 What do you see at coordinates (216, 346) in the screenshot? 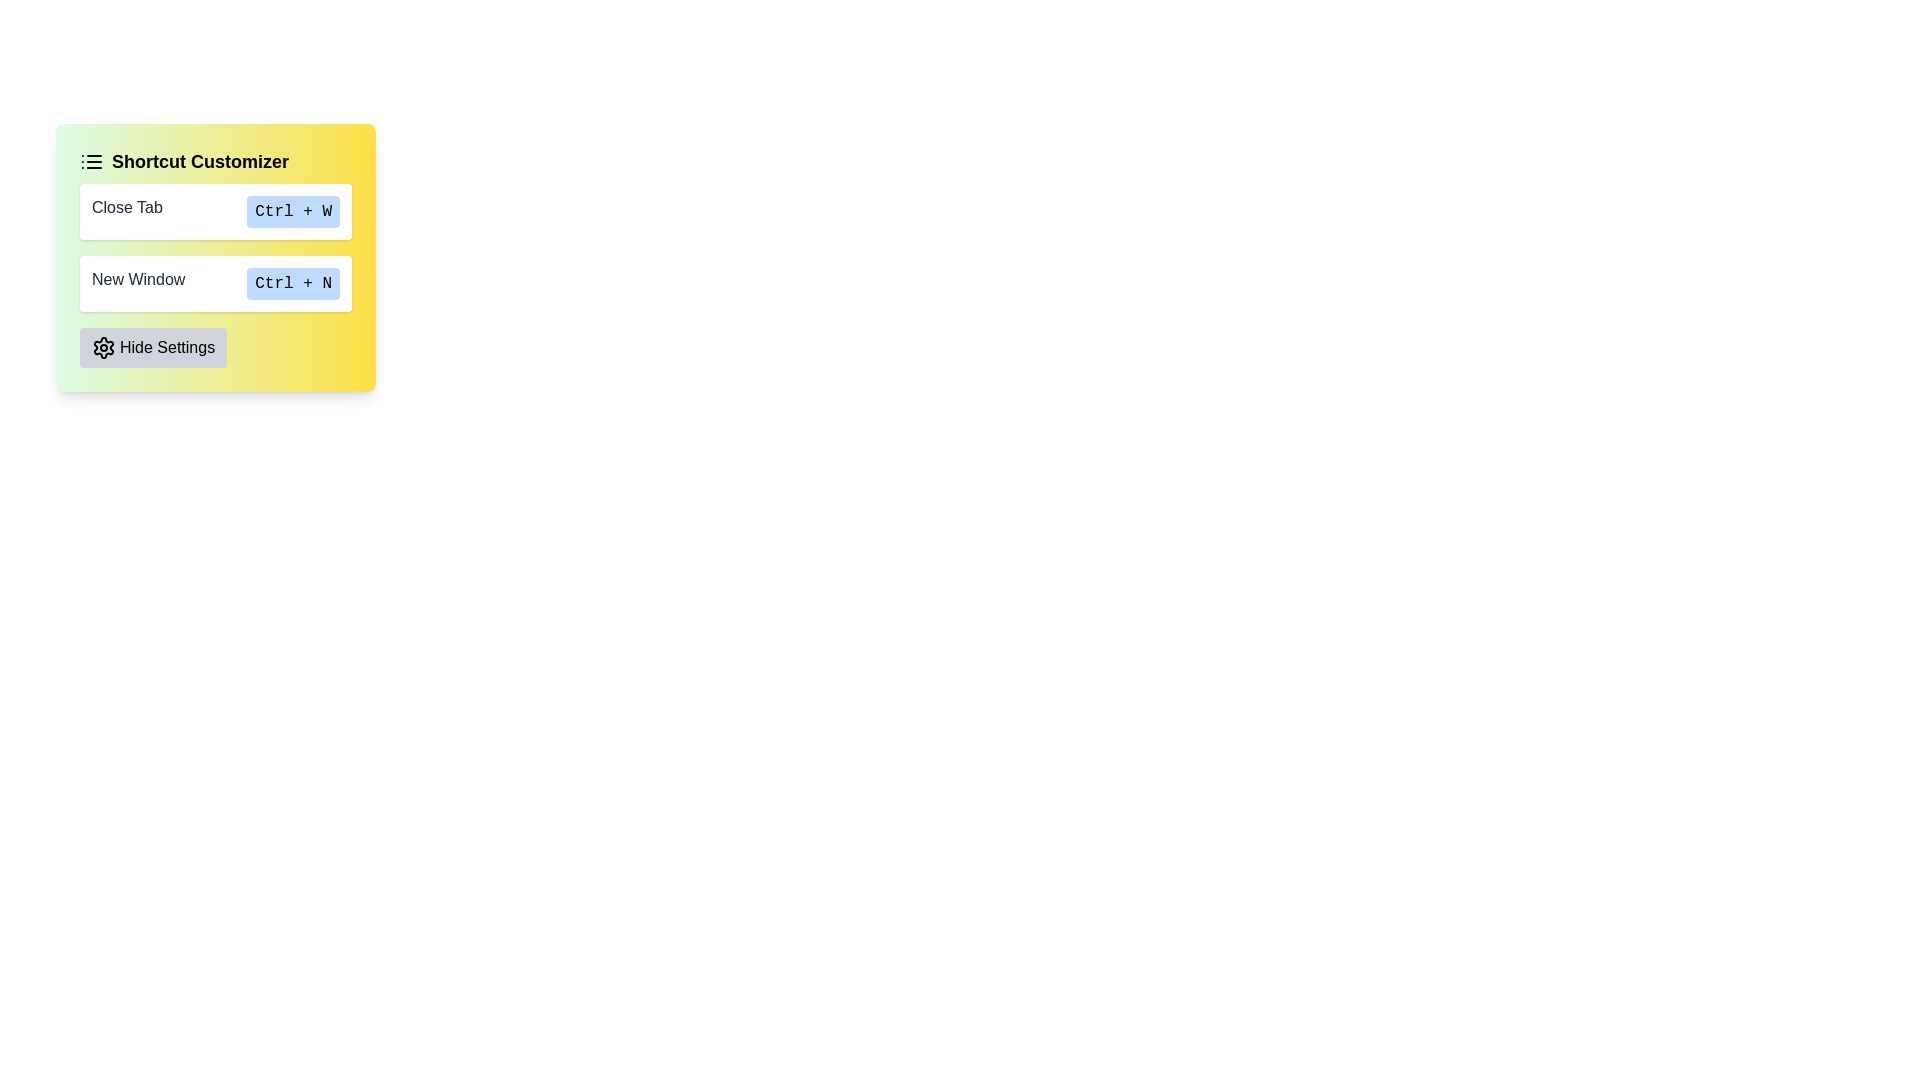
I see `the 'Hide Settings' button, which is a text button with a gear icon on the left, located at the bottom of the 'Shortcut Customizer' group` at bounding box center [216, 346].